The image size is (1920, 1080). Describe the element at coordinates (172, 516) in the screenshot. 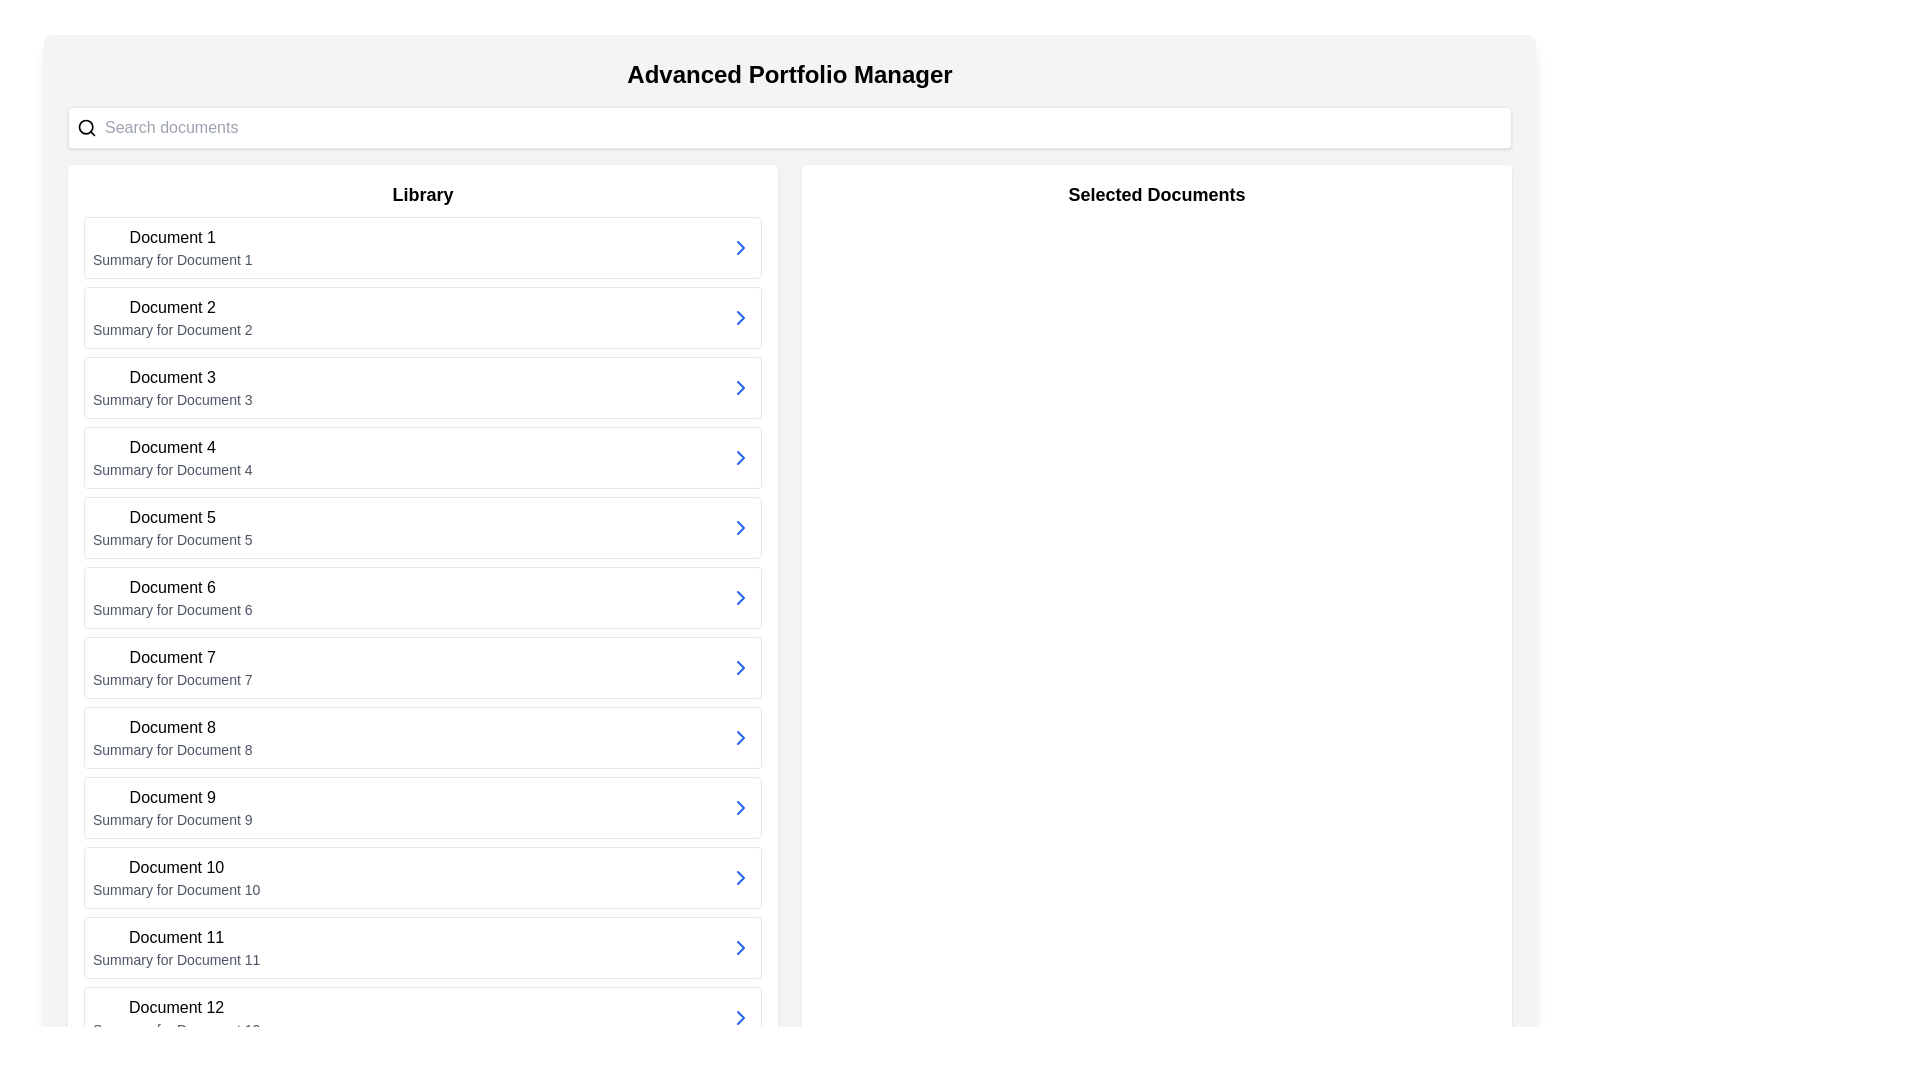

I see `the Text Label for 'Document 5' located in the left section under the header 'Library' to focus or perform an action related to it` at that location.